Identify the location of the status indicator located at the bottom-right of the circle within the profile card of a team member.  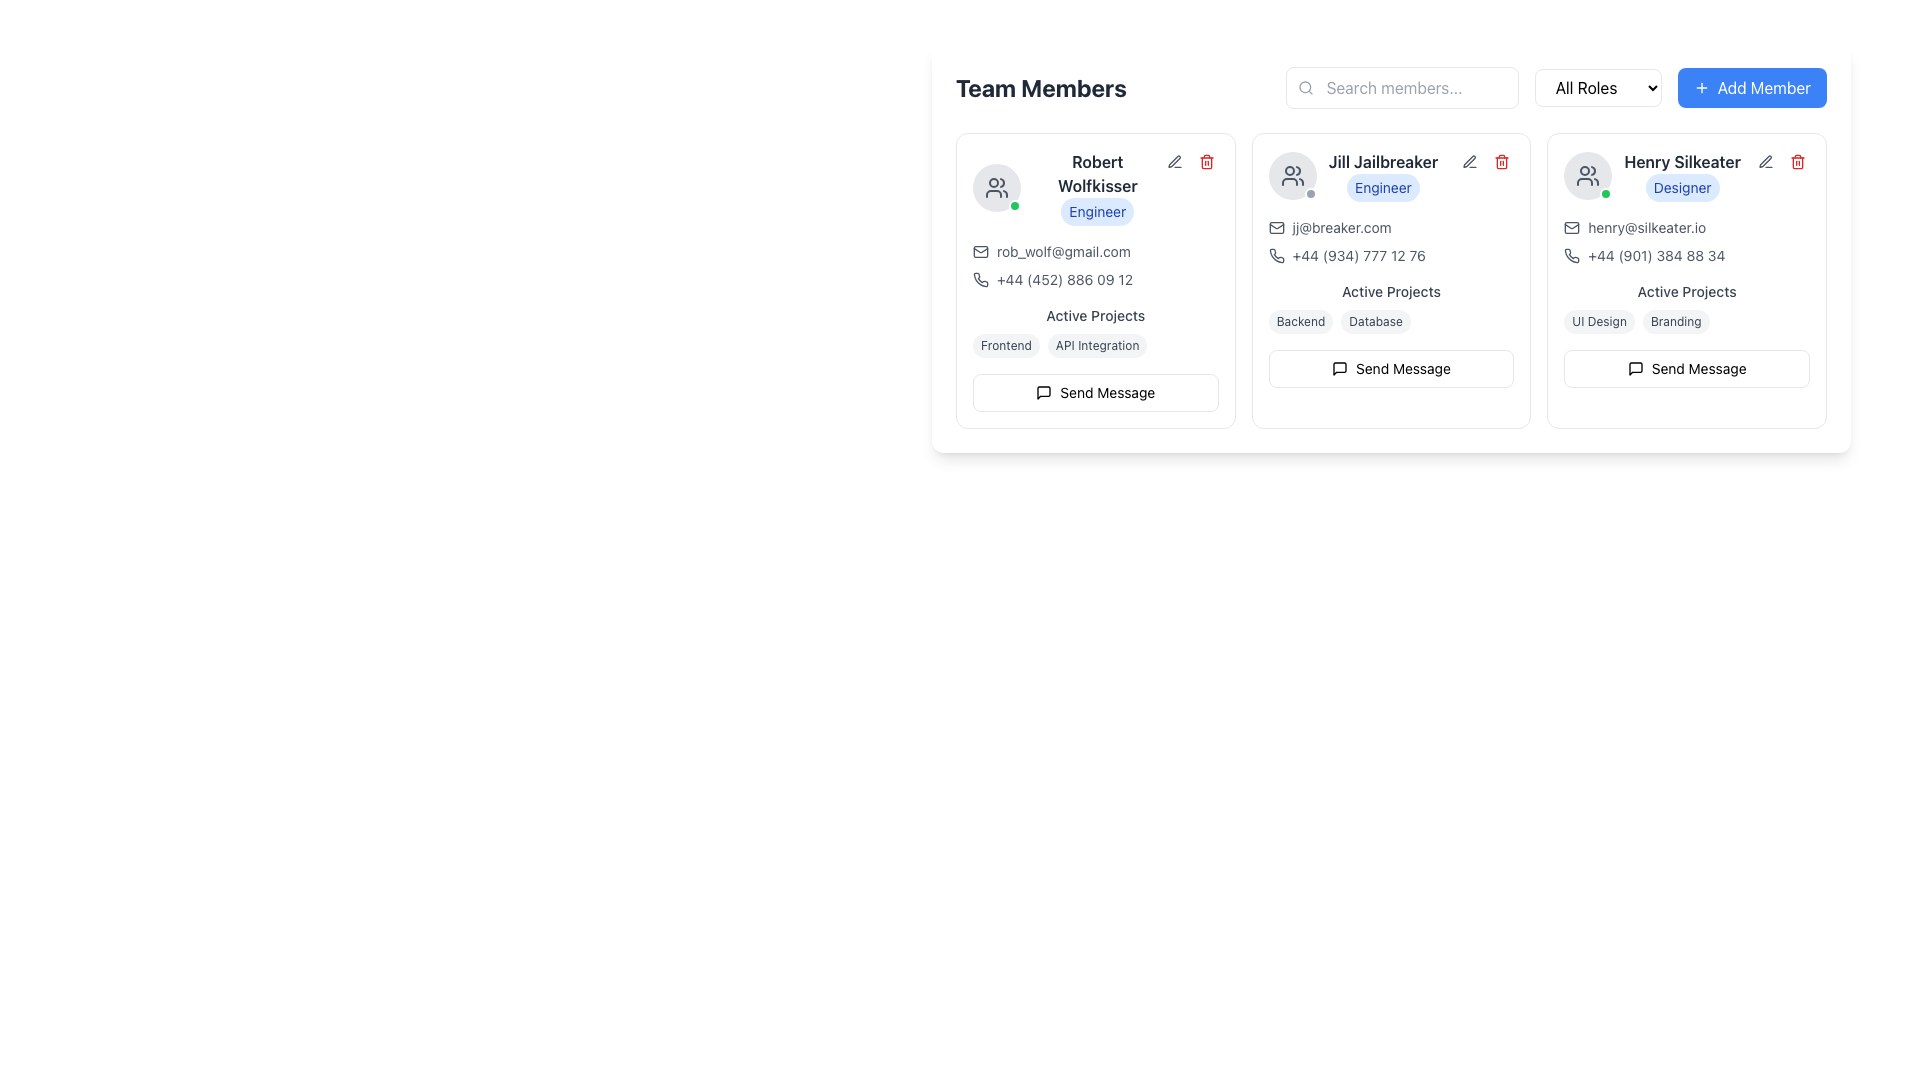
(1310, 193).